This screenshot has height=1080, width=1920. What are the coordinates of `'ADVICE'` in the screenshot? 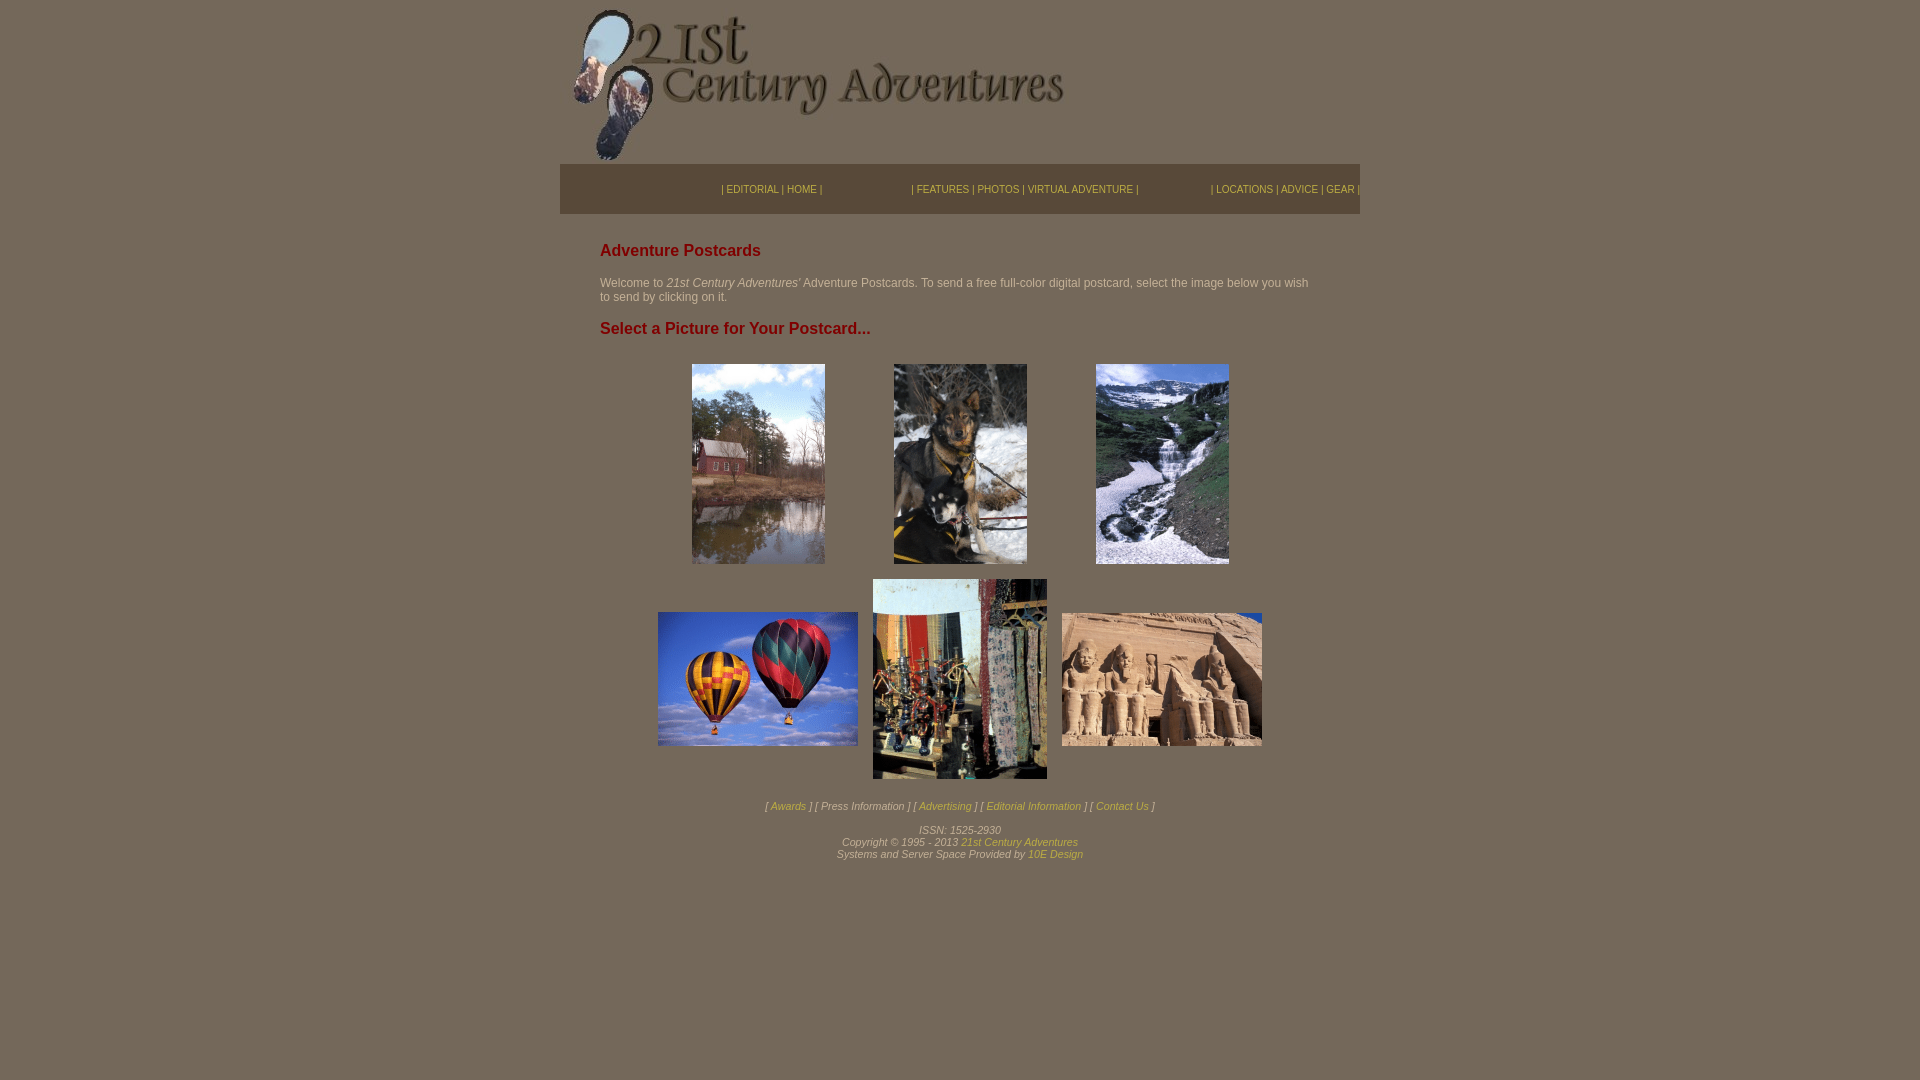 It's located at (1281, 189).